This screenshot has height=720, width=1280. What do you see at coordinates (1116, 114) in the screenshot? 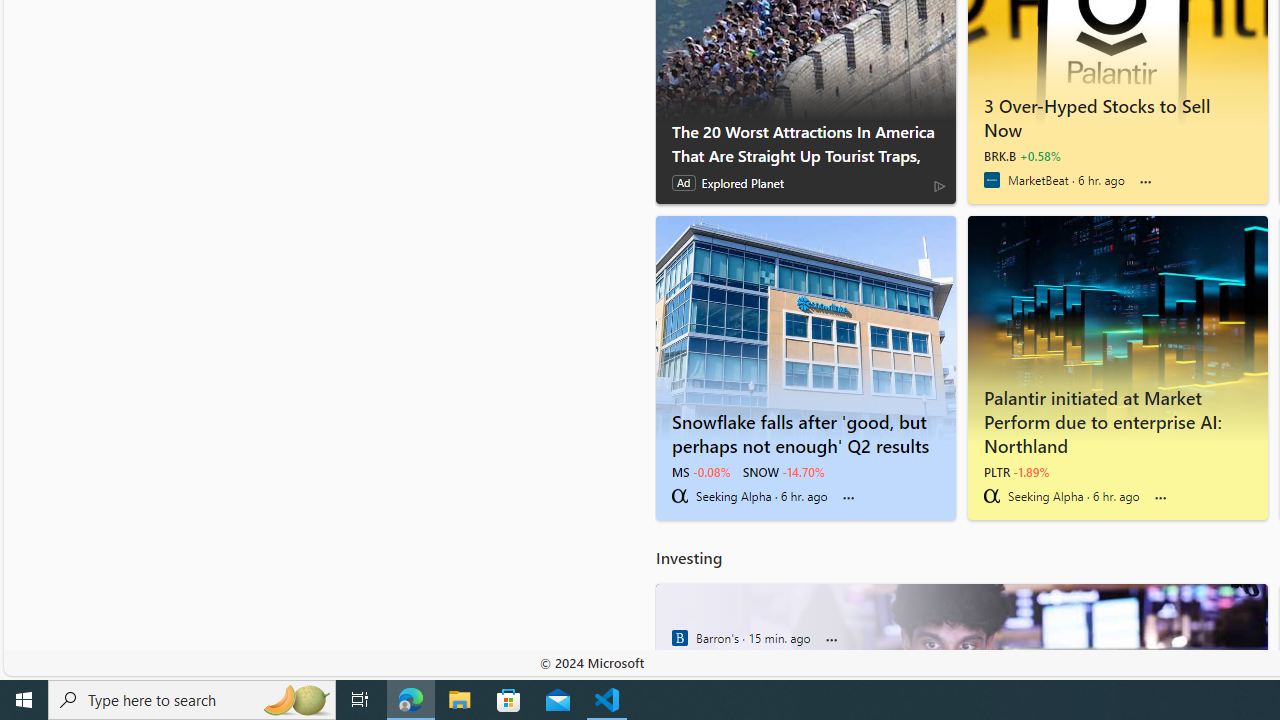
I see `'3 Over-Hyped Stocks to Sell Now - MarketBeat'` at bounding box center [1116, 114].